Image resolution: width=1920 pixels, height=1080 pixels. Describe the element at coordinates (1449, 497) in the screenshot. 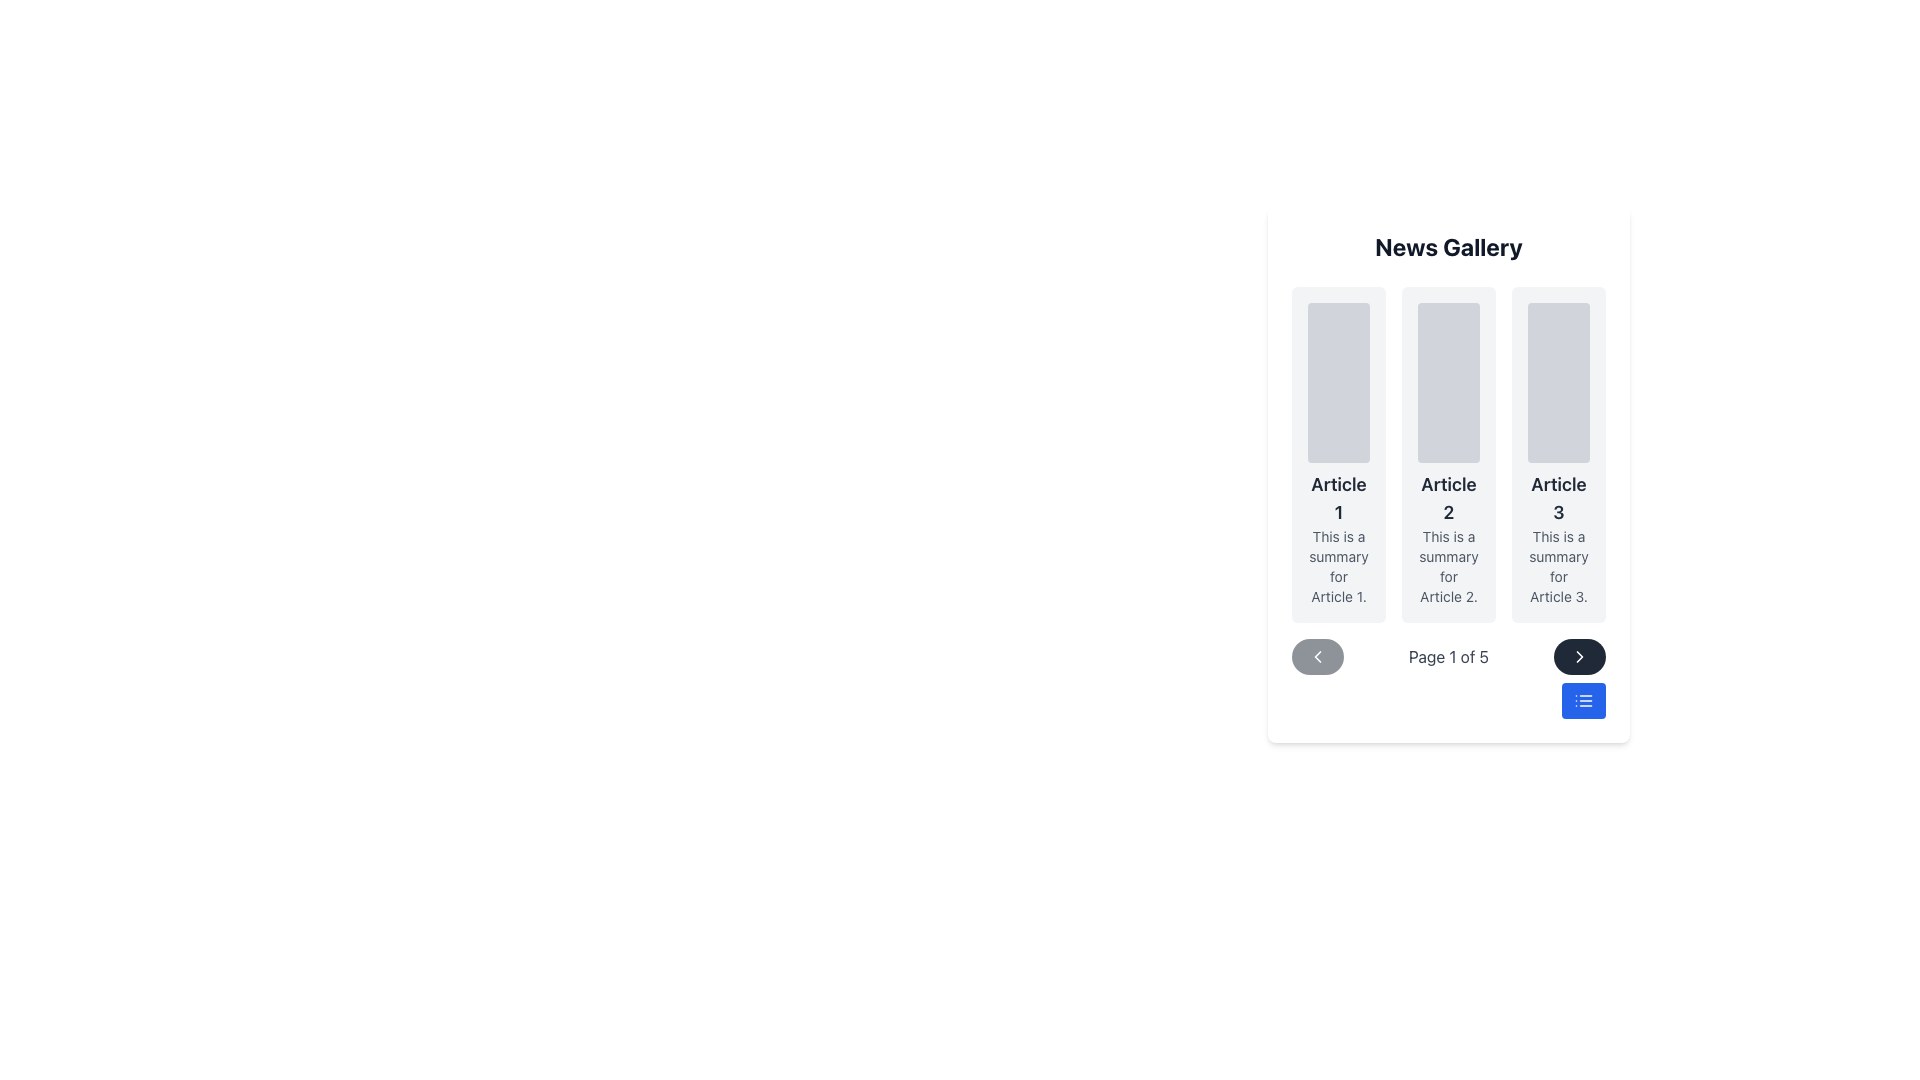

I see `the text label displaying 'Article 2', which is a bold, large, dark gray font positioned second in a vertical group beneath a rounded gray placeholder graphic` at that location.